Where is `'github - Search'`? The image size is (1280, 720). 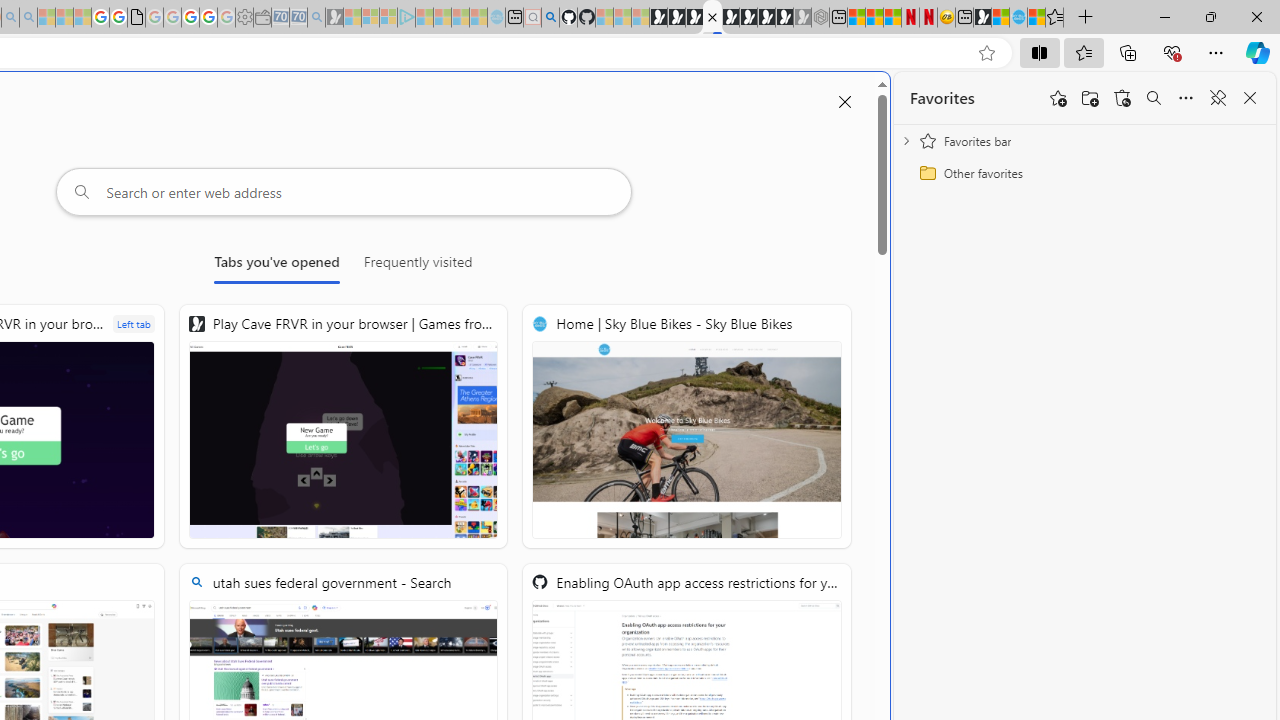 'github - Search' is located at coordinates (550, 17).